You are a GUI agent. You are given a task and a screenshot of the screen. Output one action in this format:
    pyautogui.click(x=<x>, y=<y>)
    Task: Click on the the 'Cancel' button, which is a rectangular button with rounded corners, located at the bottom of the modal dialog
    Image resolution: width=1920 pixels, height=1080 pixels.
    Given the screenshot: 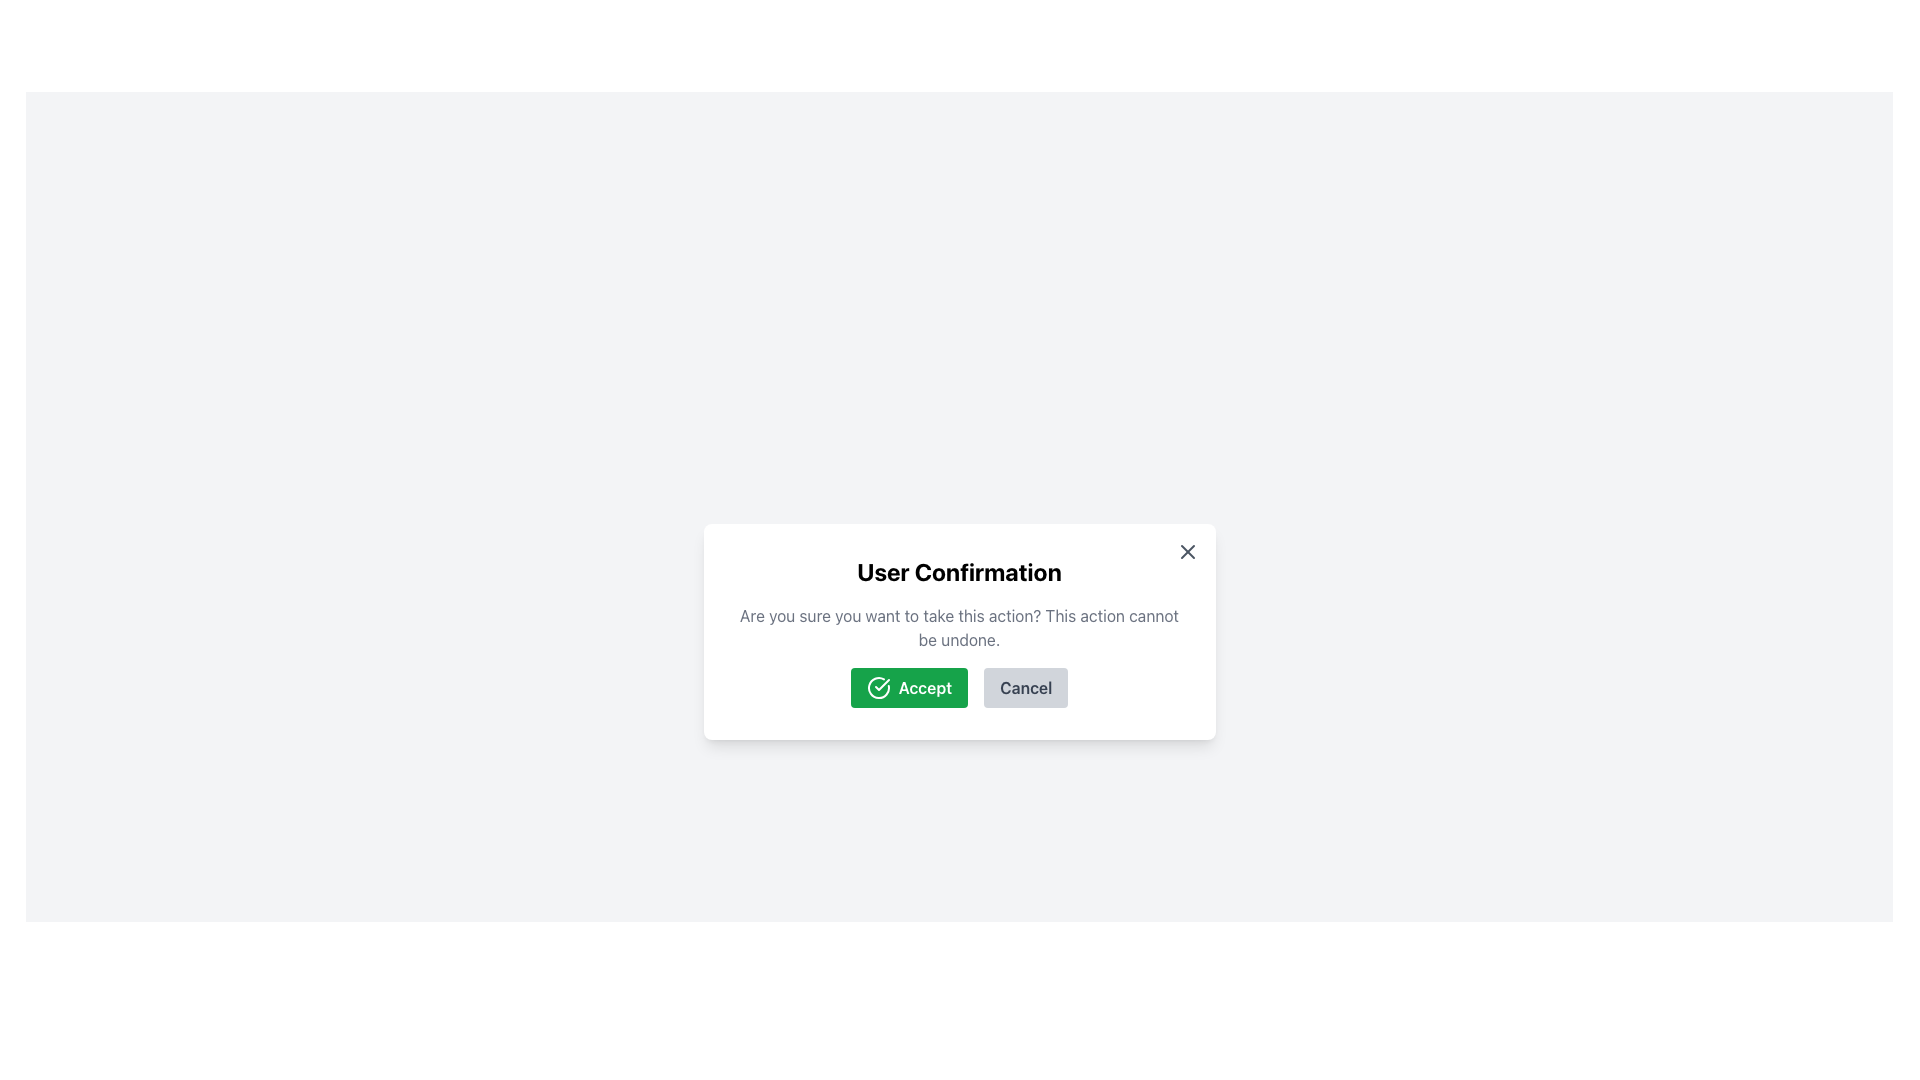 What is the action you would take?
    pyautogui.click(x=1026, y=686)
    